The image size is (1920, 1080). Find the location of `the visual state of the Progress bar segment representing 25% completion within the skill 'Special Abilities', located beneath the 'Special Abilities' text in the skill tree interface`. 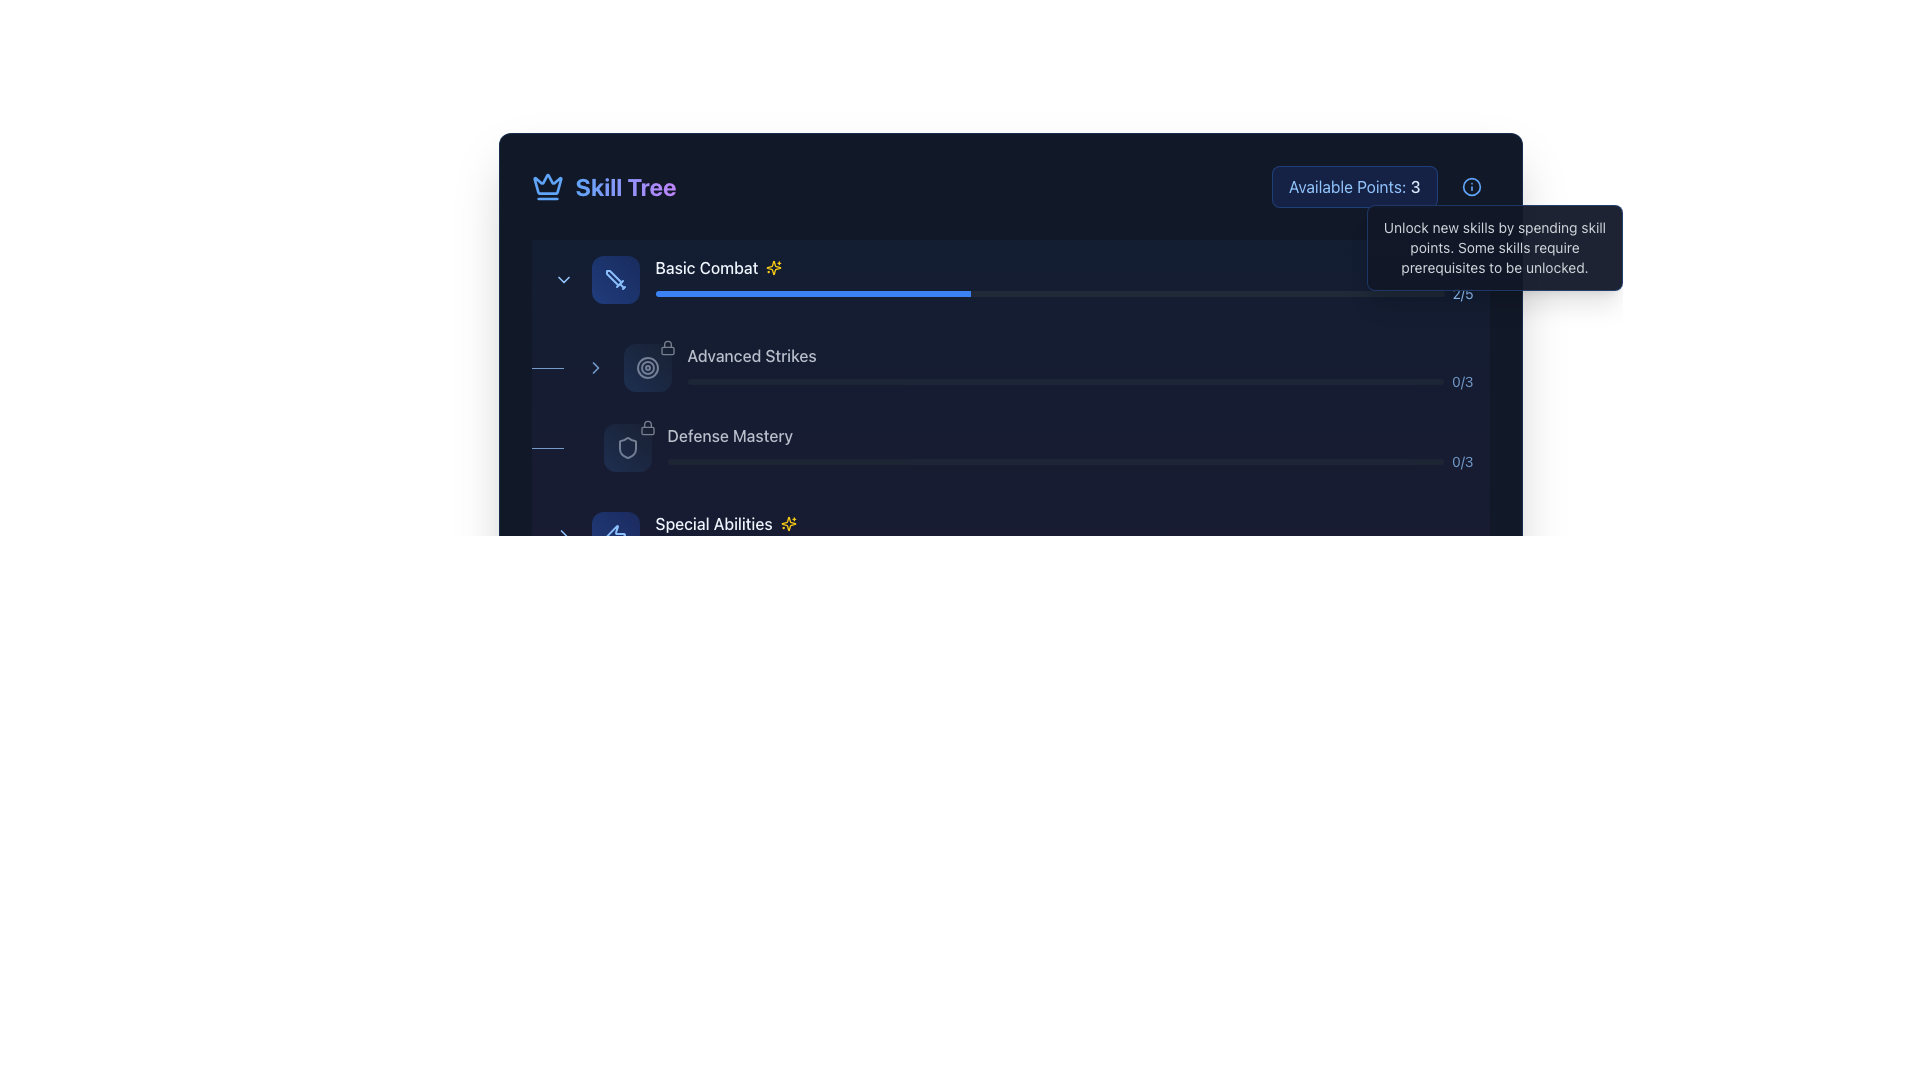

the visual state of the Progress bar segment representing 25% completion within the skill 'Special Abilities', located beneath the 'Special Abilities' text in the skill tree interface is located at coordinates (753, 550).